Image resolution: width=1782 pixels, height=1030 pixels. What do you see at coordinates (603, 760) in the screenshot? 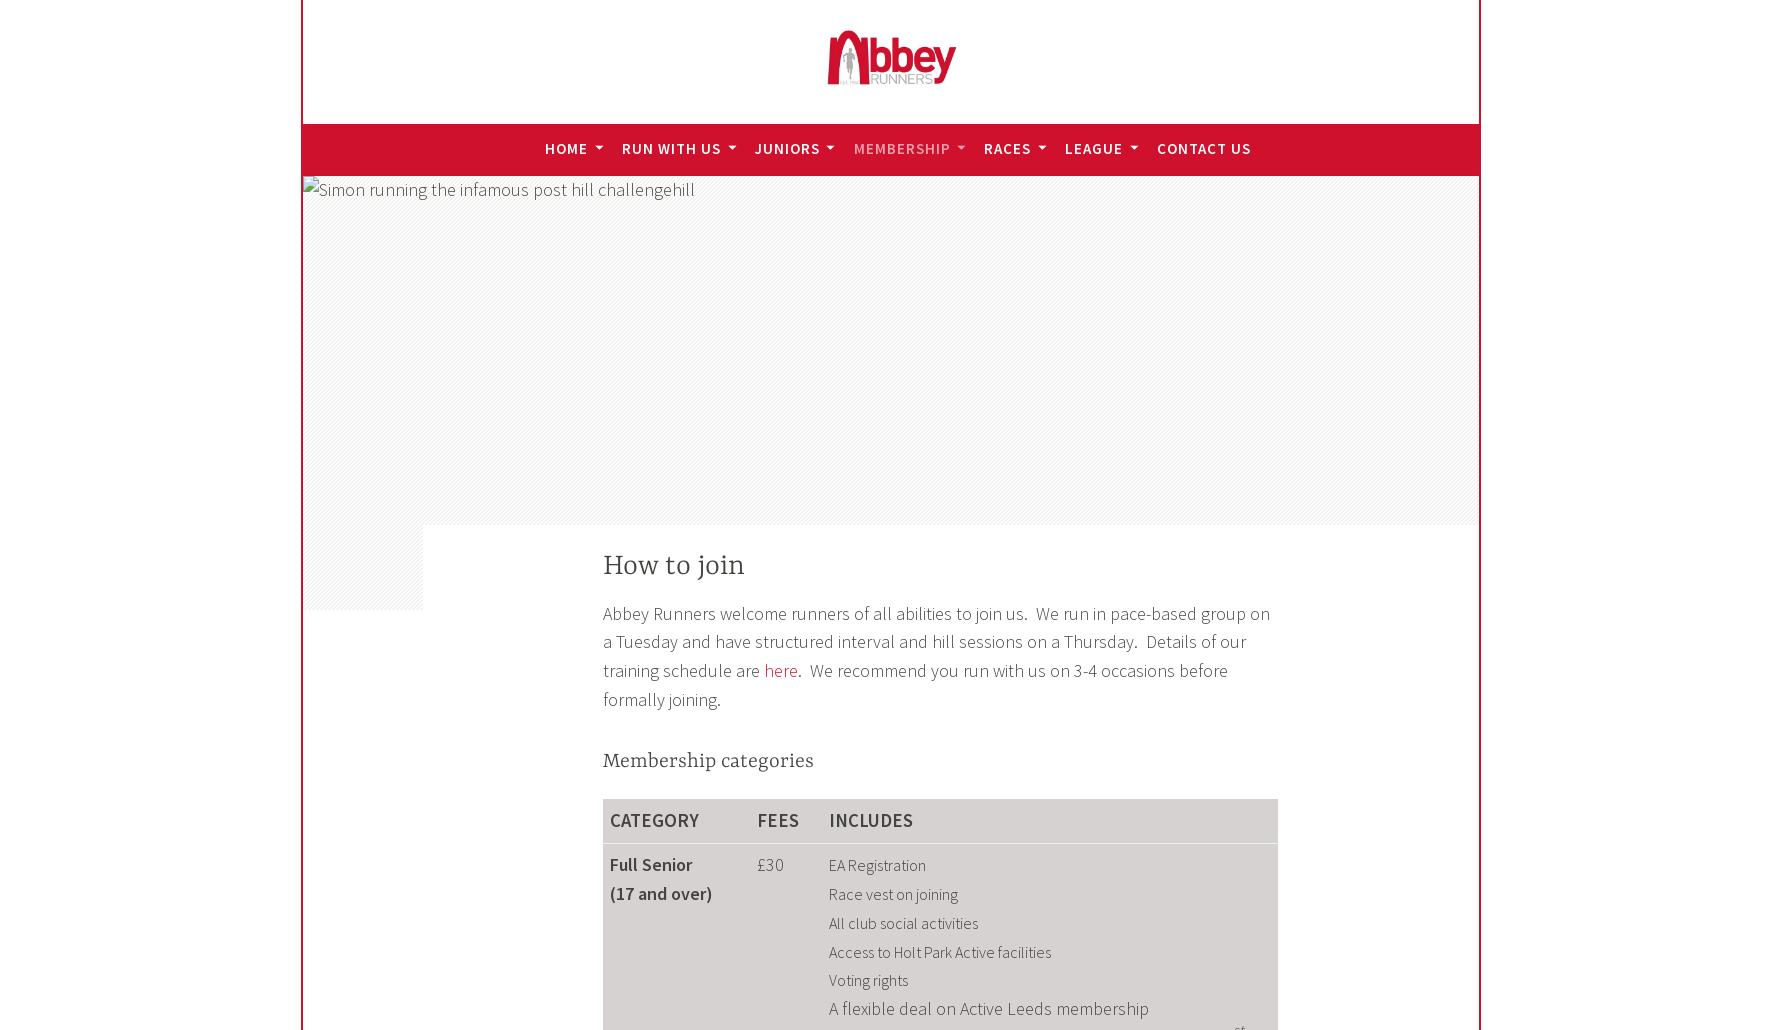
I see `'Membership categories'` at bounding box center [603, 760].